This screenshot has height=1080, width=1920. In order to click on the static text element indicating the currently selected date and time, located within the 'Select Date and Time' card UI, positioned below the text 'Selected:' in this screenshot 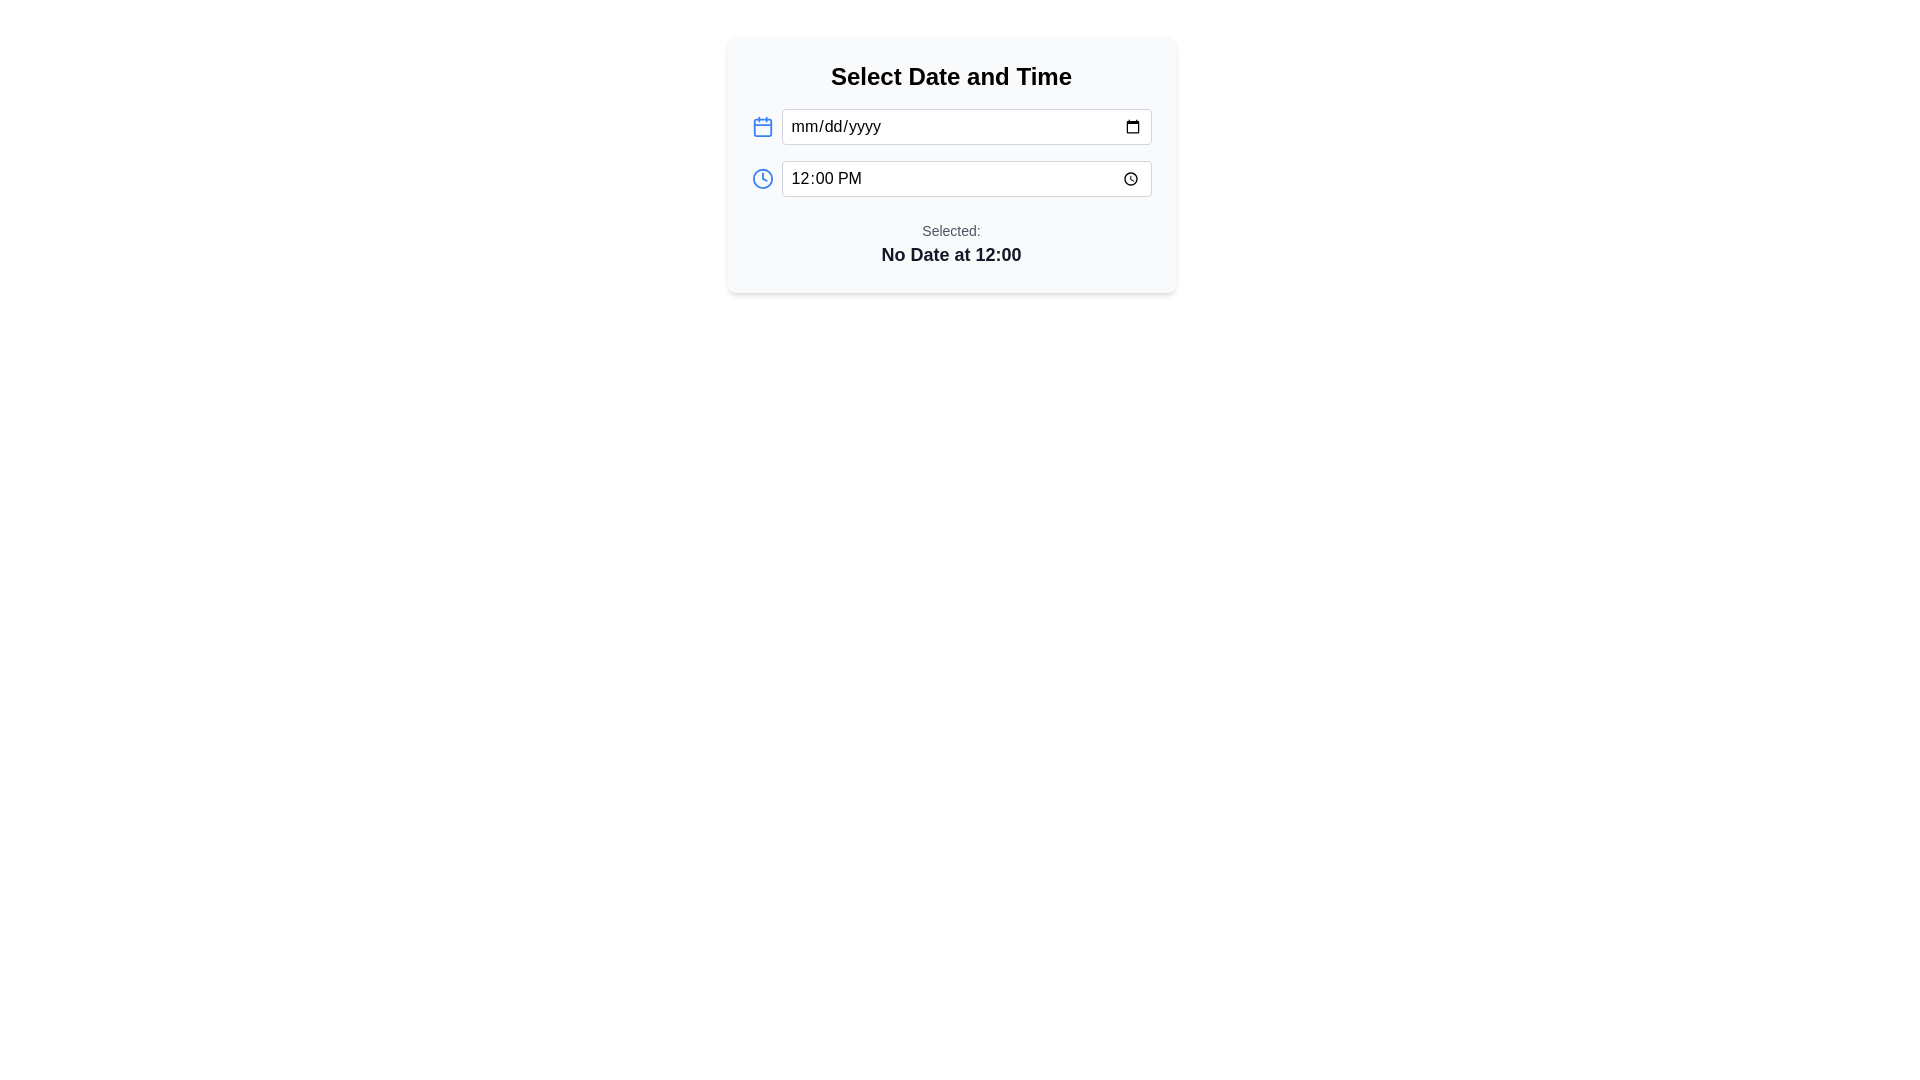, I will do `click(950, 253)`.